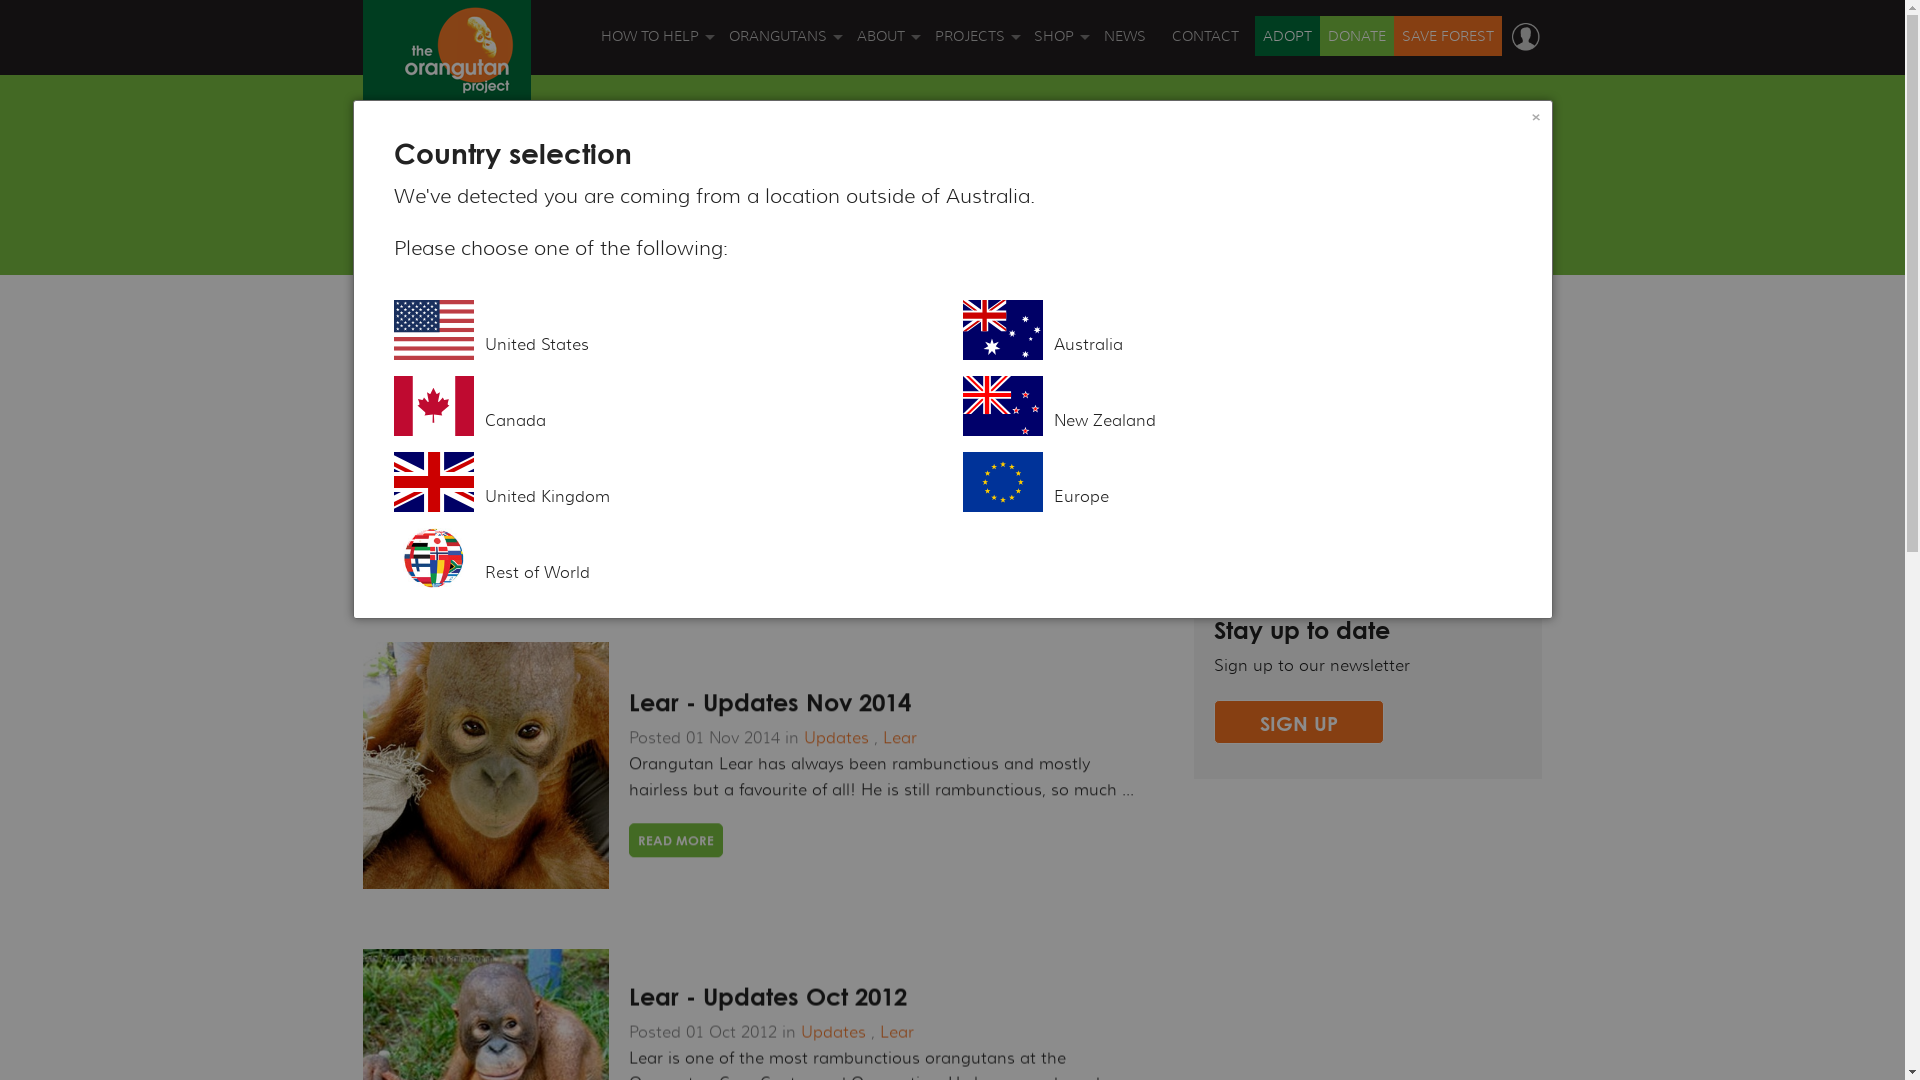  Describe the element at coordinates (730, 96) in the screenshot. I see `'ORANGUTAN FACTS'` at that location.